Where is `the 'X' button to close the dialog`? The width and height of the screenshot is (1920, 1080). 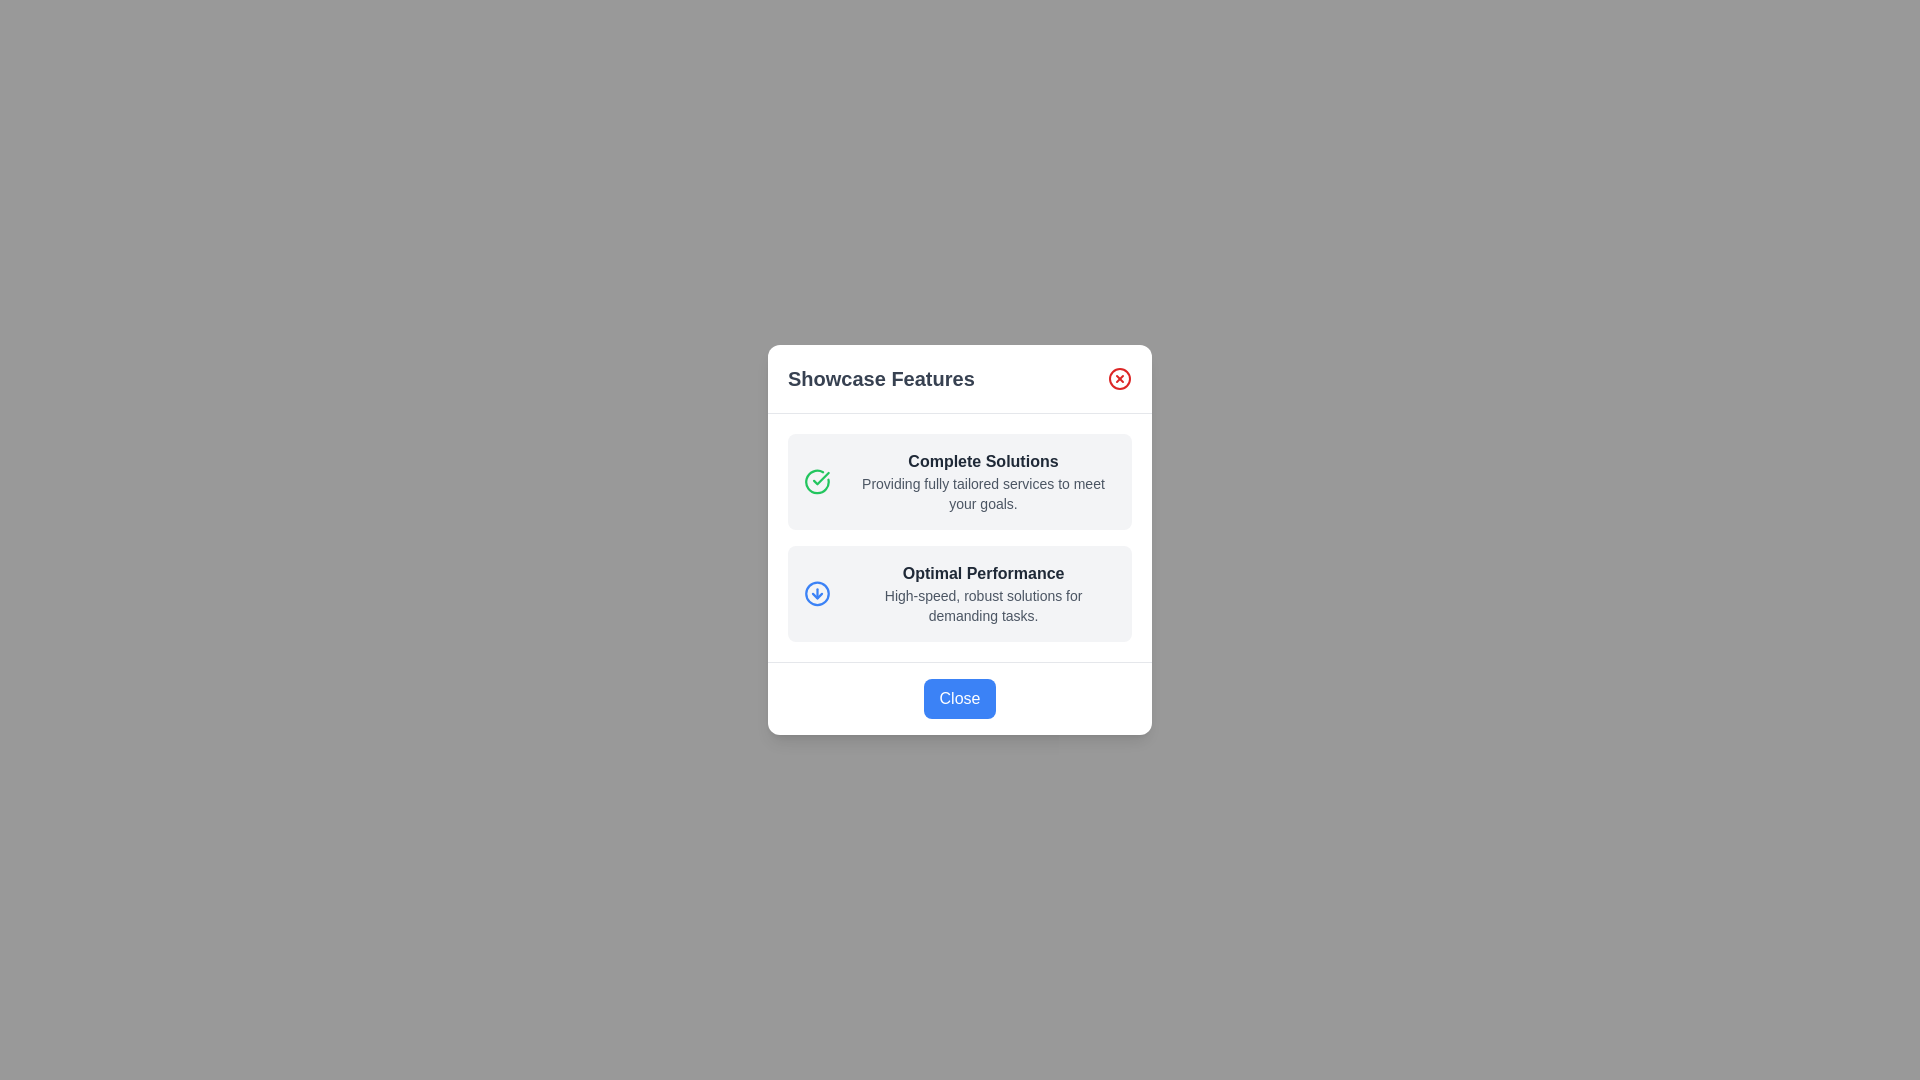 the 'X' button to close the dialog is located at coordinates (1118, 378).